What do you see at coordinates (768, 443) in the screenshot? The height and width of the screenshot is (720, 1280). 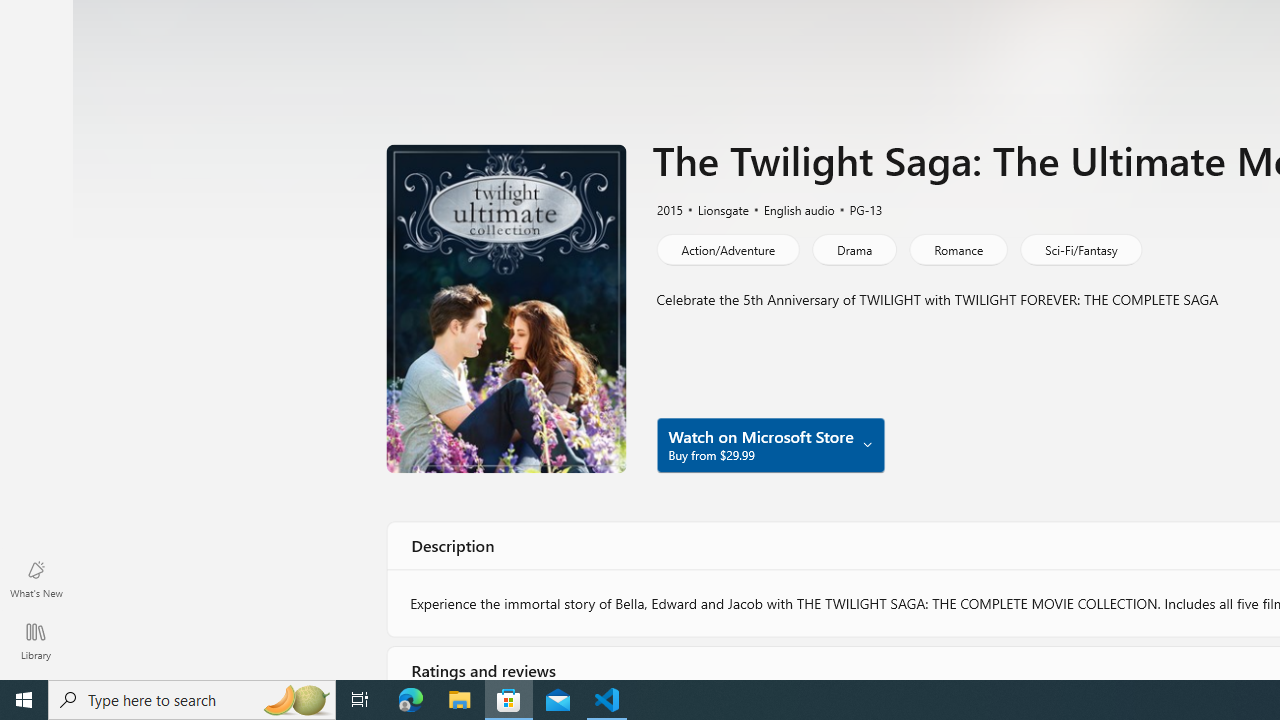 I see `'Watch on Microsoft Store Buy from $29.99'` at bounding box center [768, 443].